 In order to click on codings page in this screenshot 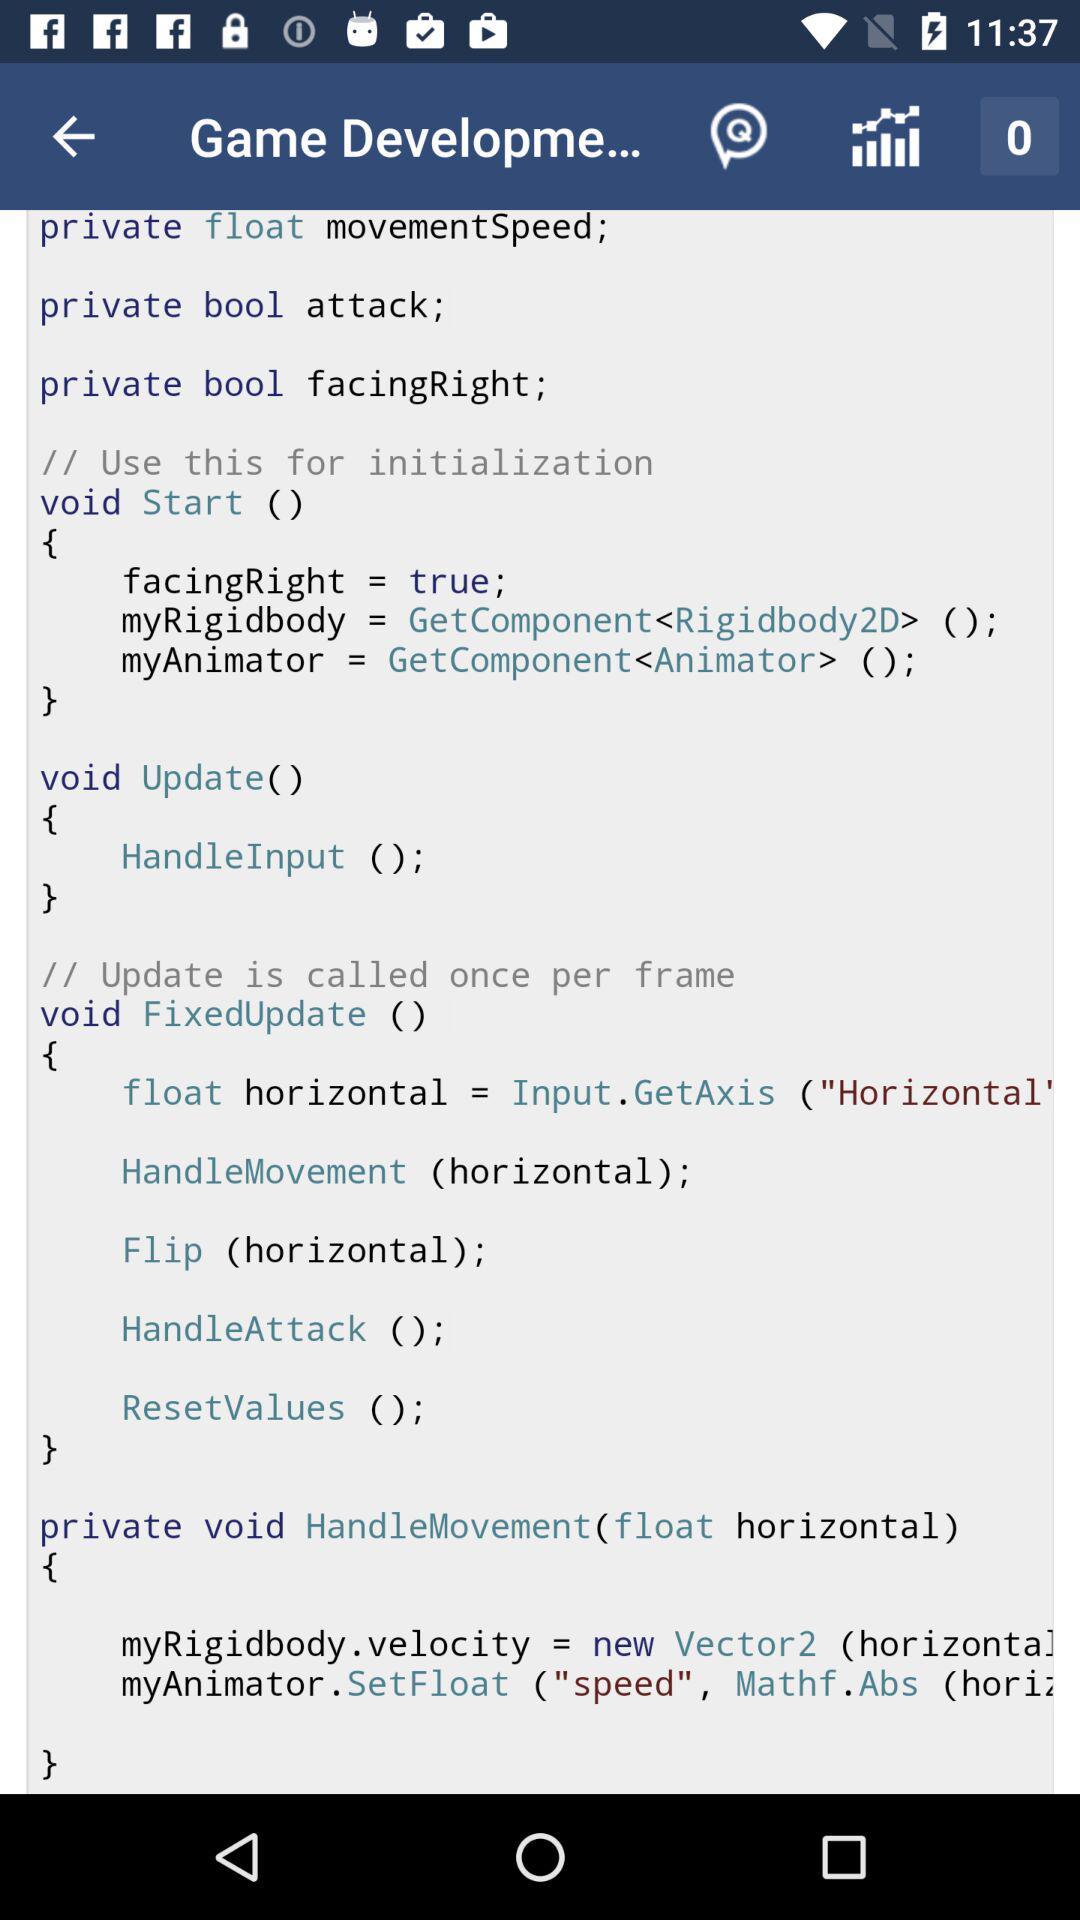, I will do `click(540, 1002)`.